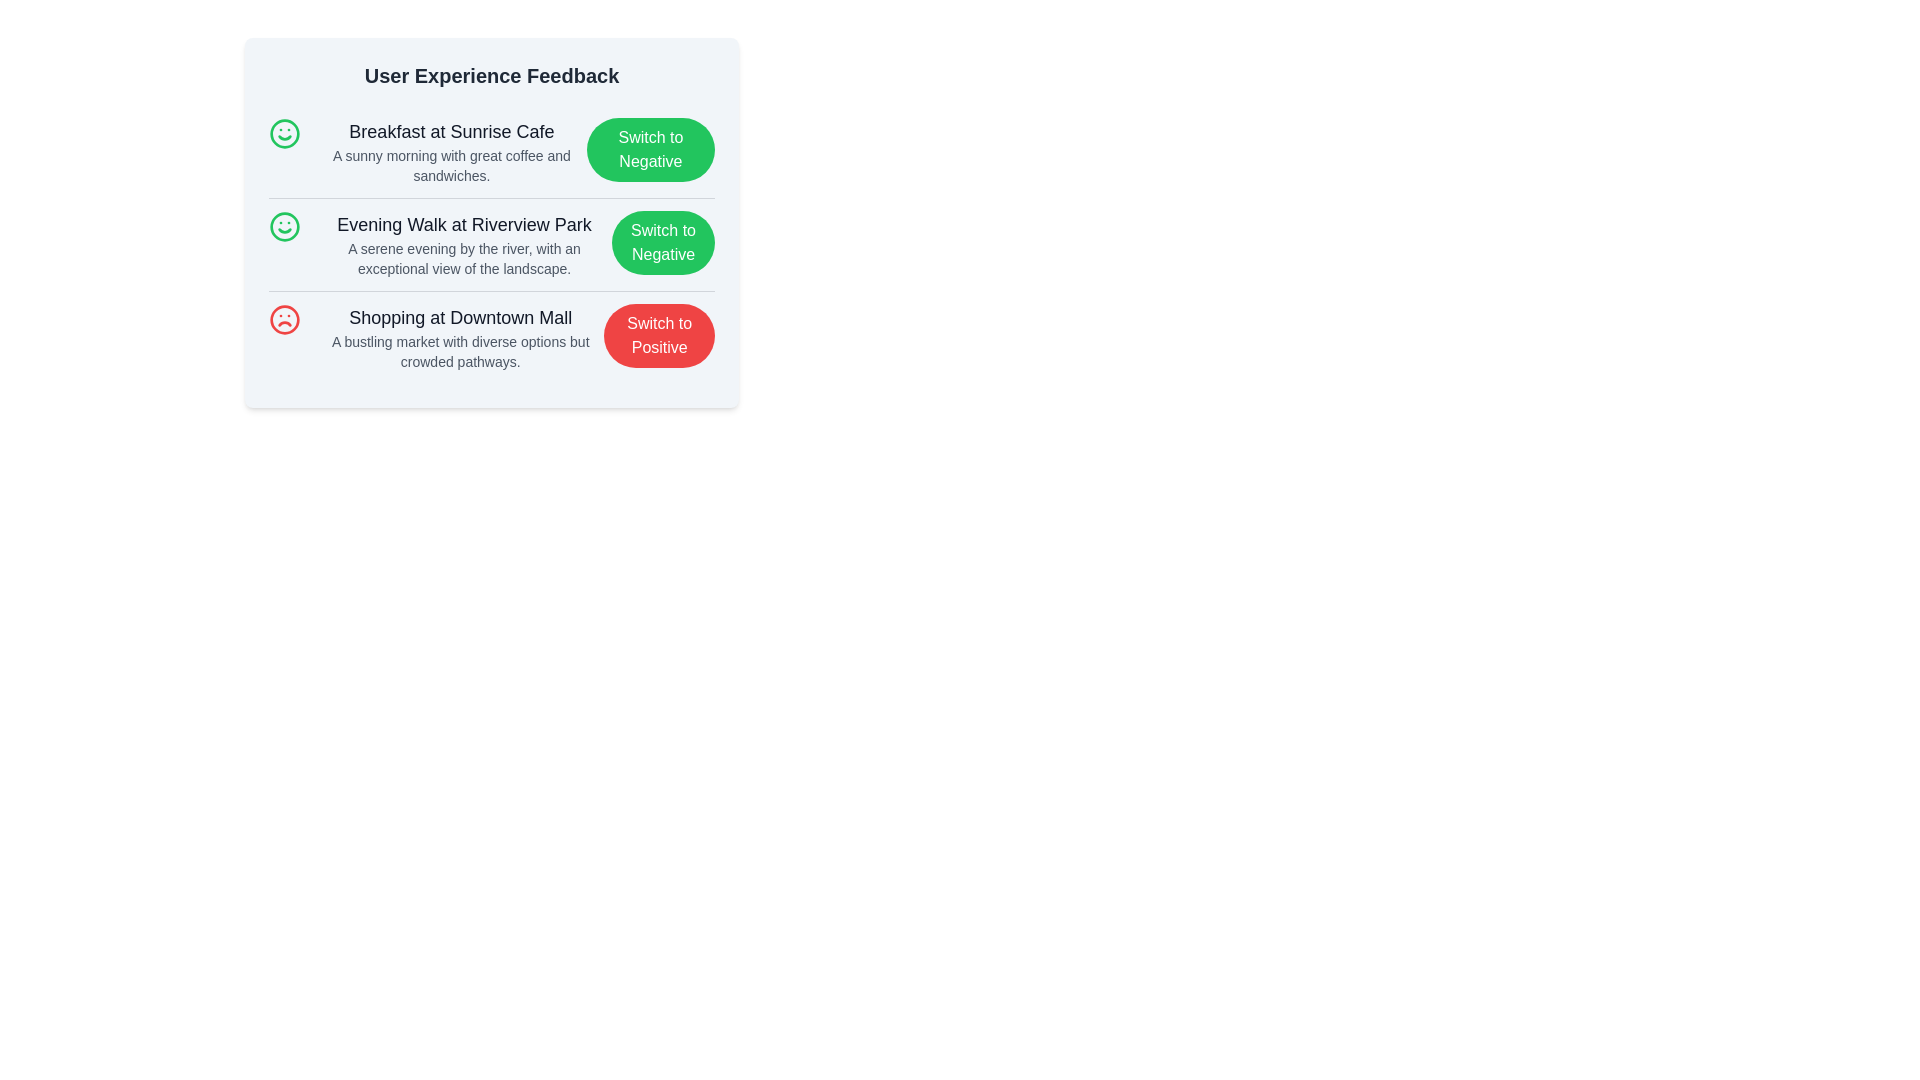 This screenshot has height=1080, width=1920. What do you see at coordinates (283, 319) in the screenshot?
I see `the sentiment icon for Shopping at Downtown Mall` at bounding box center [283, 319].